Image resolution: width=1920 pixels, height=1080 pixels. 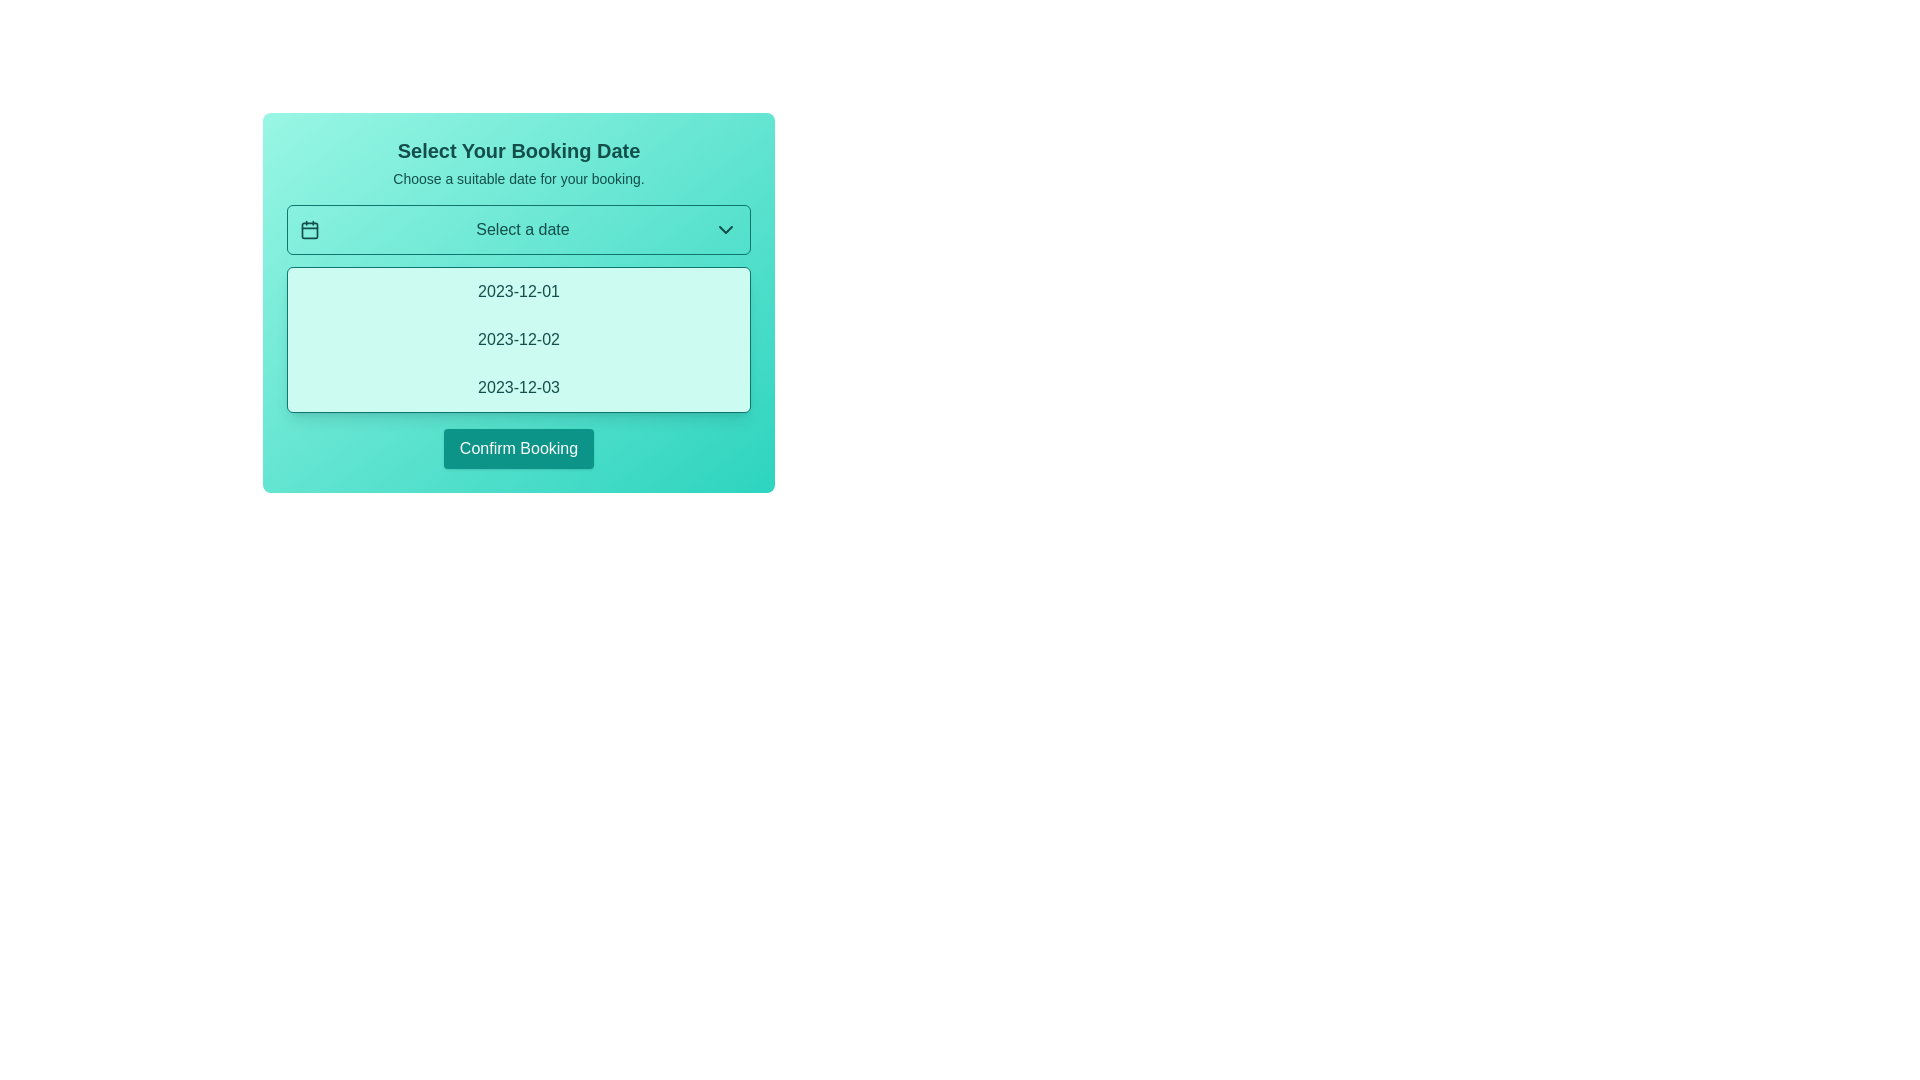 I want to click on the date option '2023-12-03' in the booking widget, which is the third item in the dropdown list, located within a card labeled 'Select Your Booking Date', so click(x=518, y=388).